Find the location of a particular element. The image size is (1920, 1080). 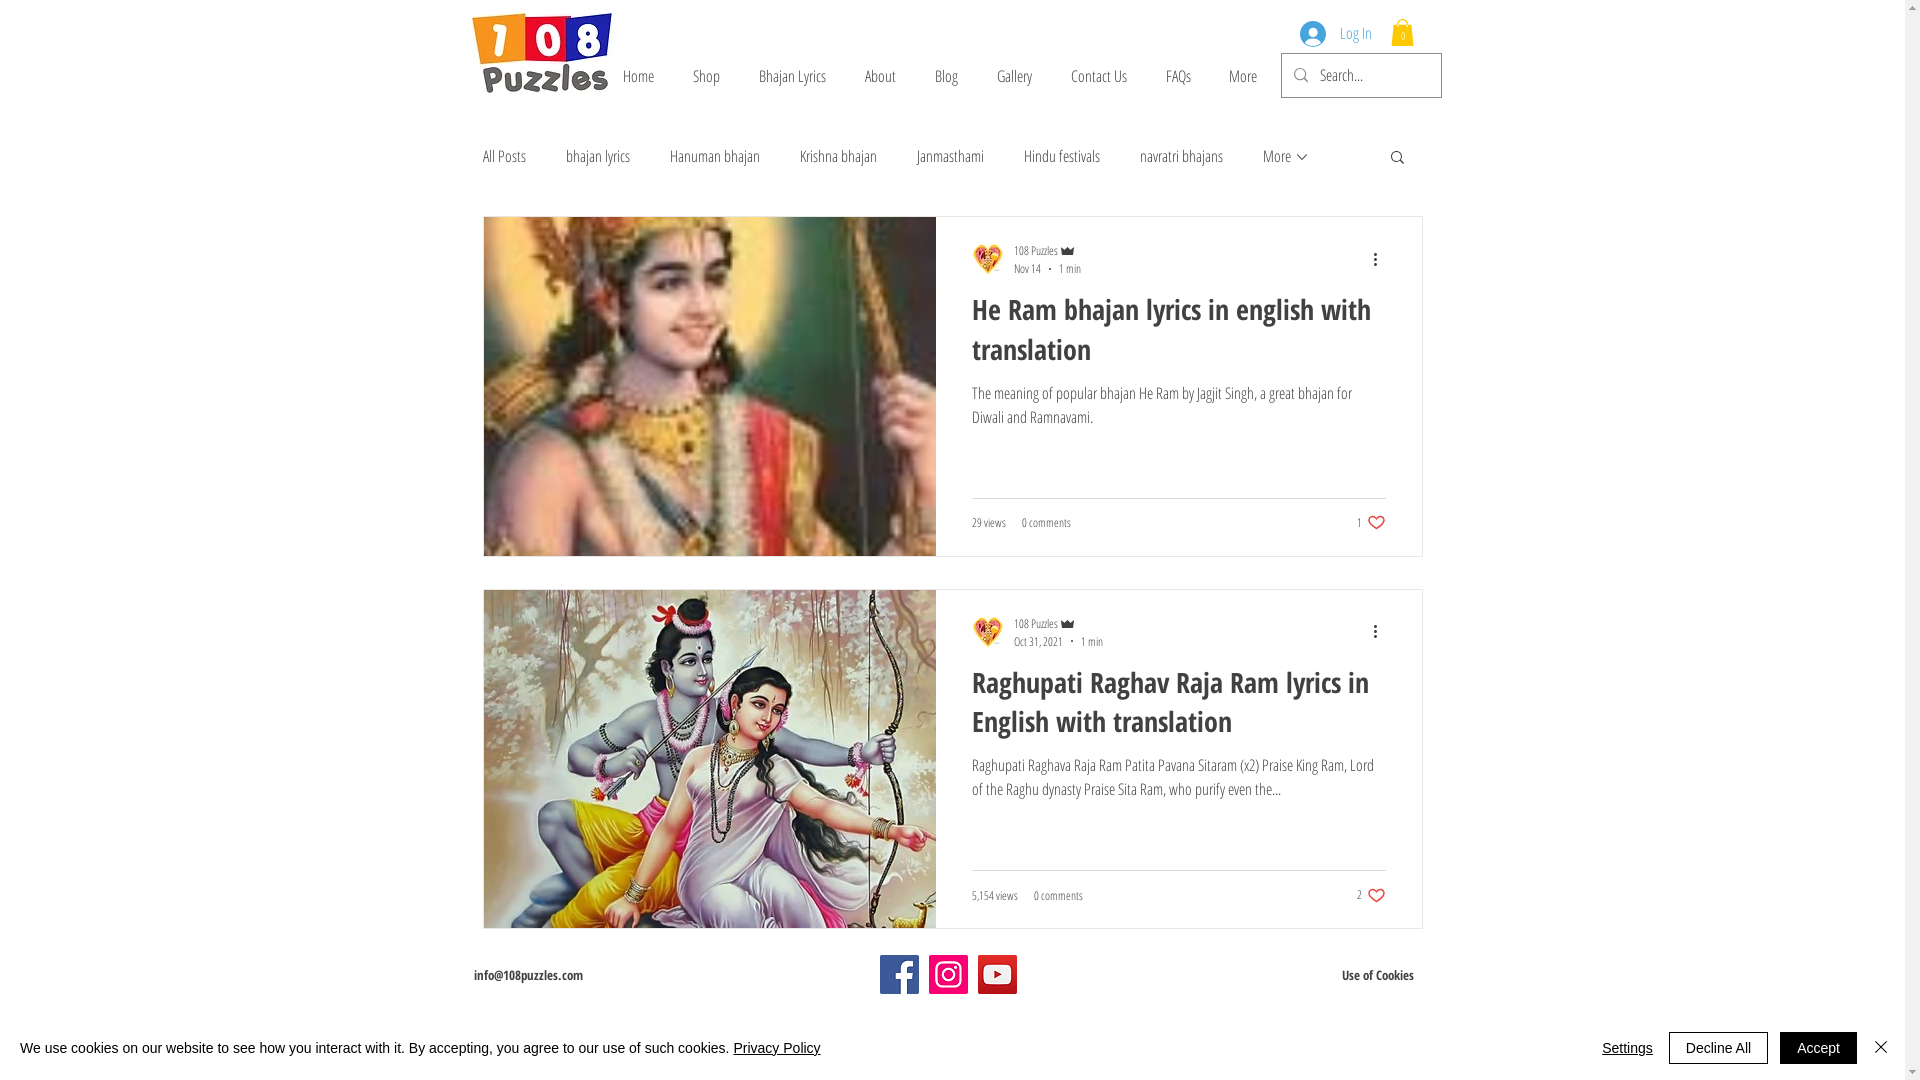

'FAQs' is located at coordinates (1177, 75).